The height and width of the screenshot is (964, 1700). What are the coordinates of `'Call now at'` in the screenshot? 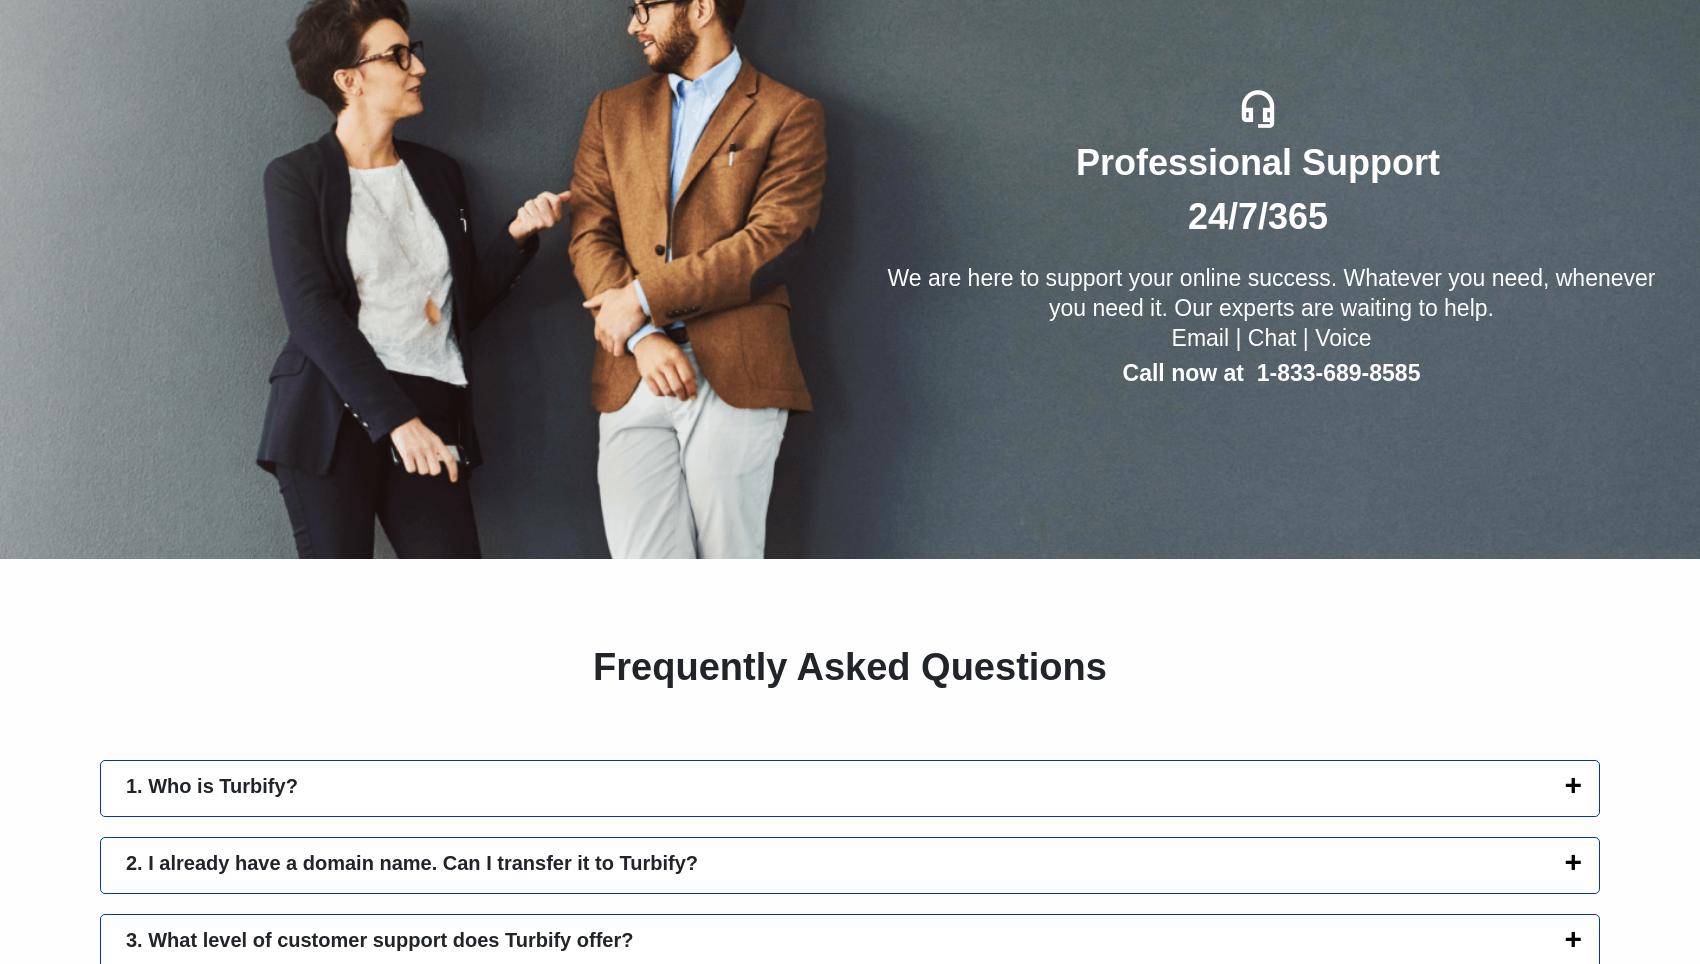 It's located at (1122, 372).